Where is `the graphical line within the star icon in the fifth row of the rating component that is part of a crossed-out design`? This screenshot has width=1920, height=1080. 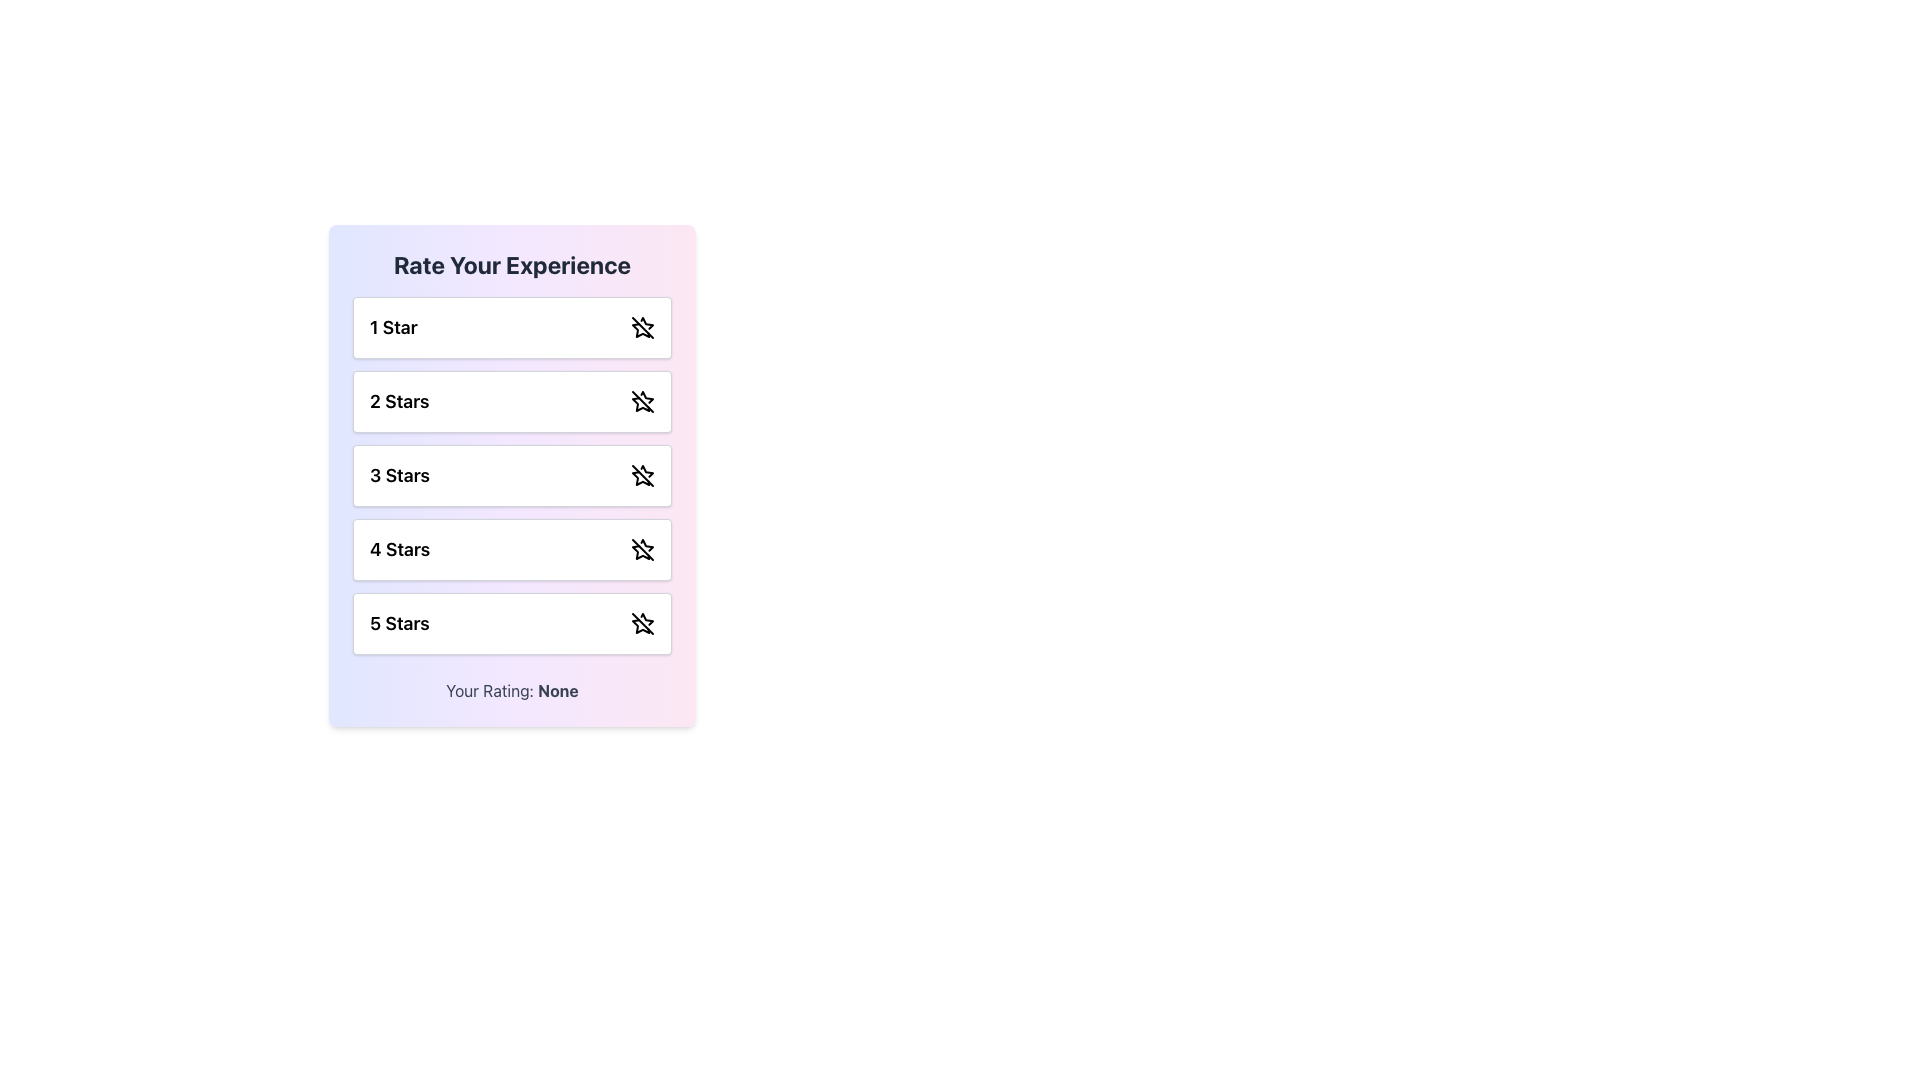 the graphical line within the star icon in the fifth row of the rating component that is part of a crossed-out design is located at coordinates (643, 623).